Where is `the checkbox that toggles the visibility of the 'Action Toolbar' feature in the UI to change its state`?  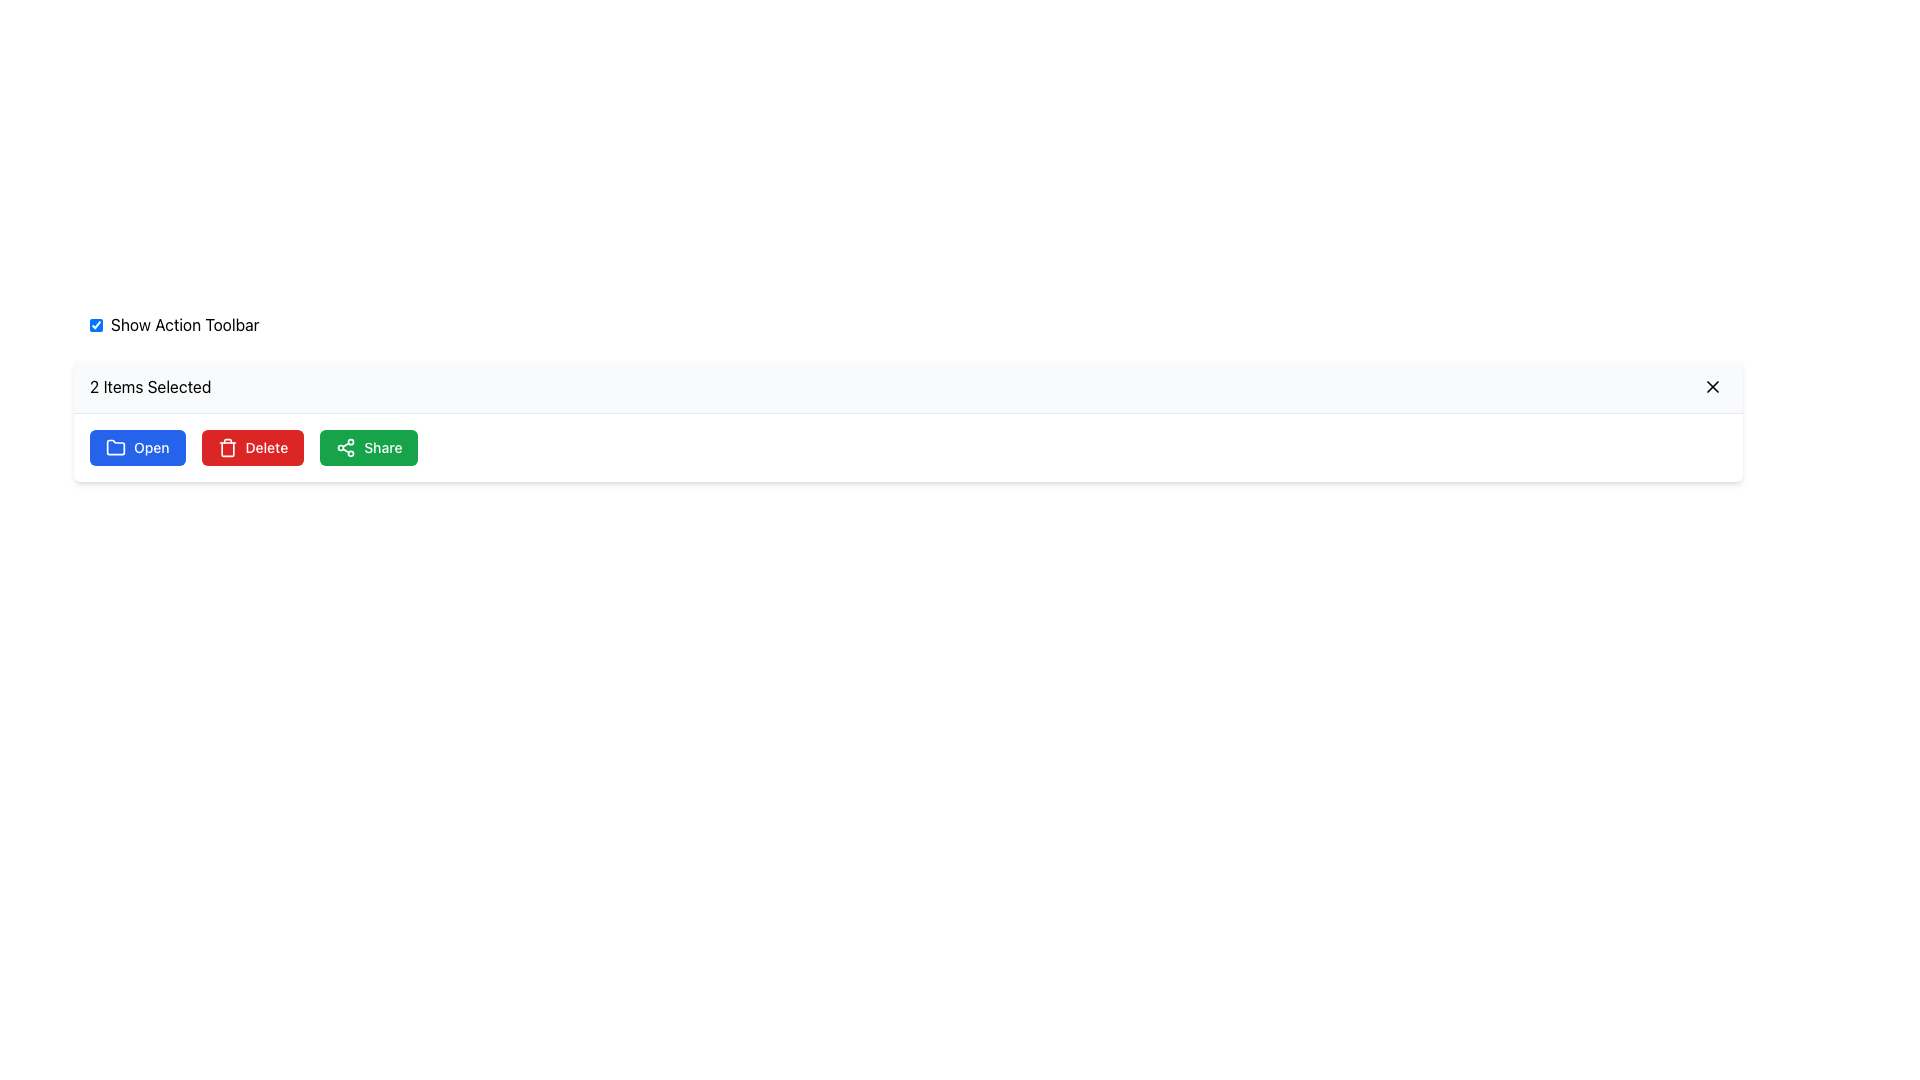 the checkbox that toggles the visibility of the 'Action Toolbar' feature in the UI to change its state is located at coordinates (95, 323).